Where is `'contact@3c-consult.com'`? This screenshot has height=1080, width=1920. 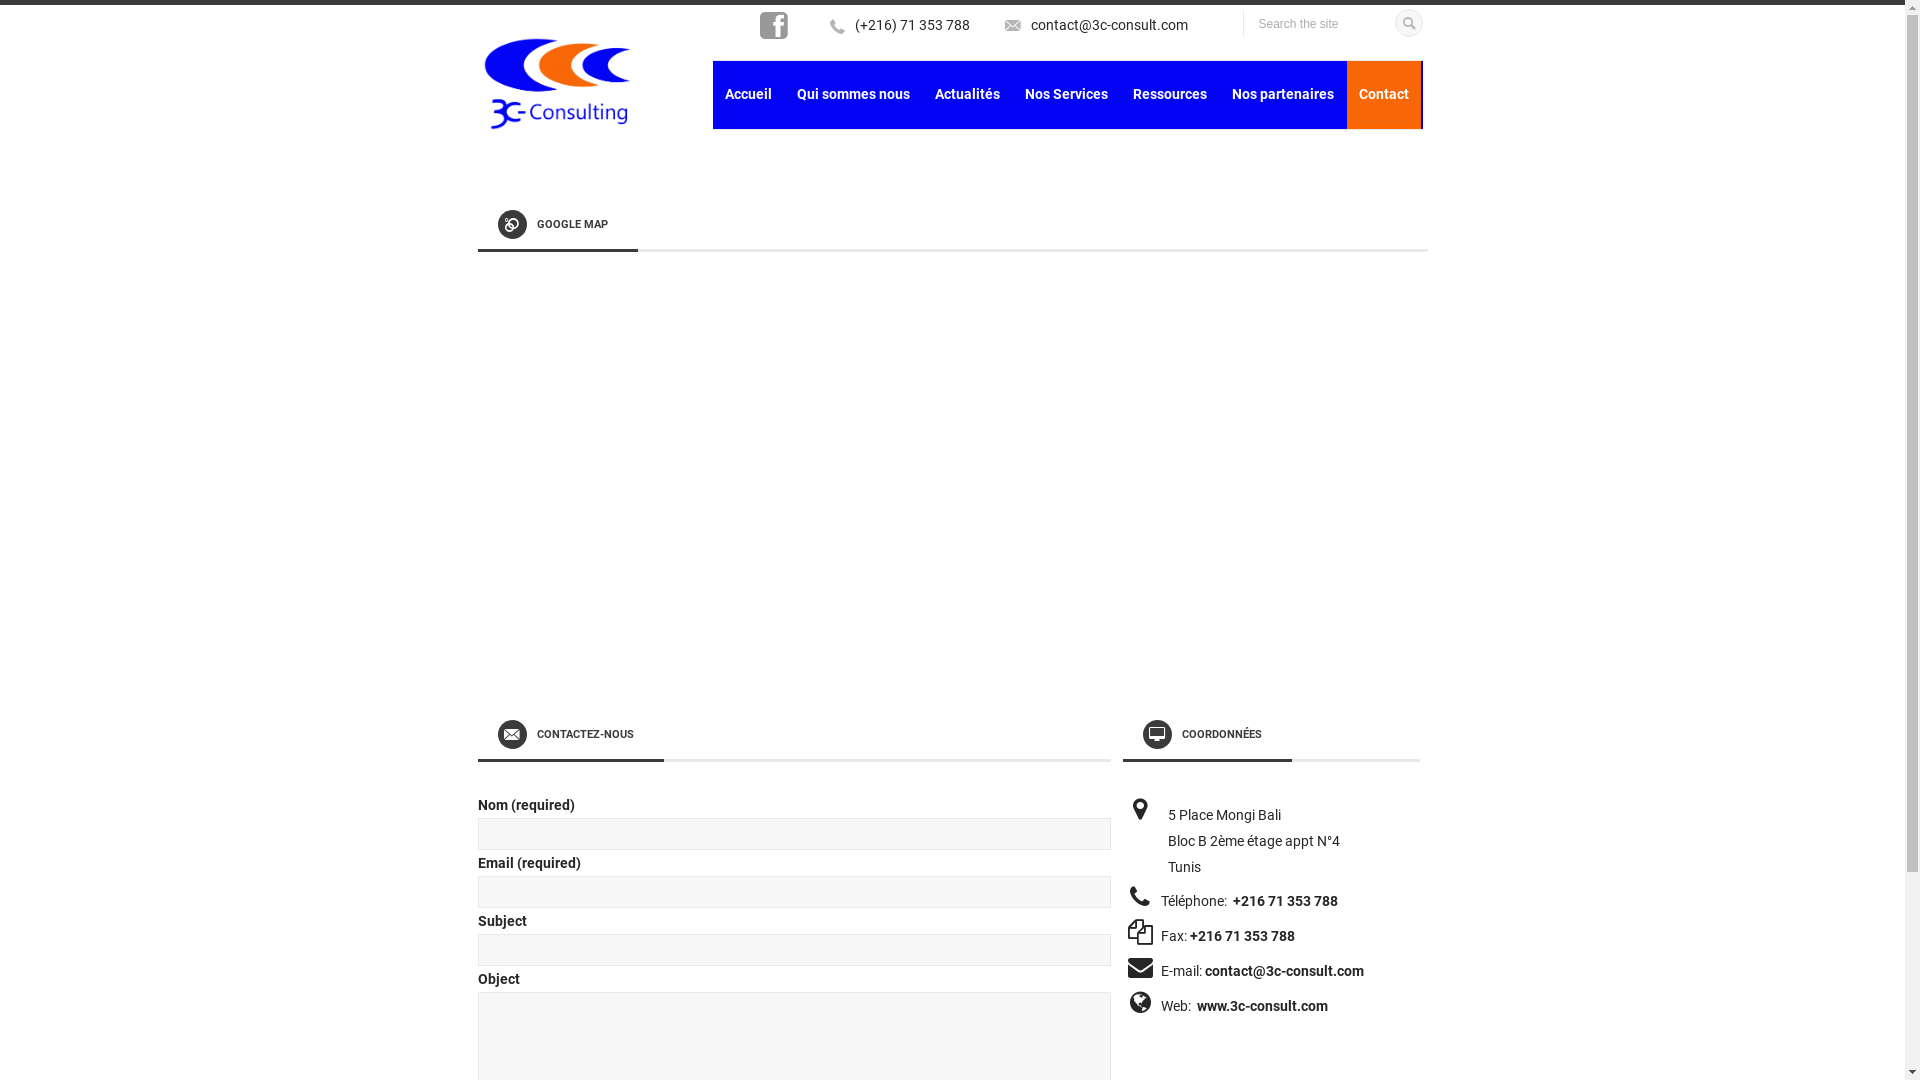 'contact@3c-consult.com' is located at coordinates (1107, 24).